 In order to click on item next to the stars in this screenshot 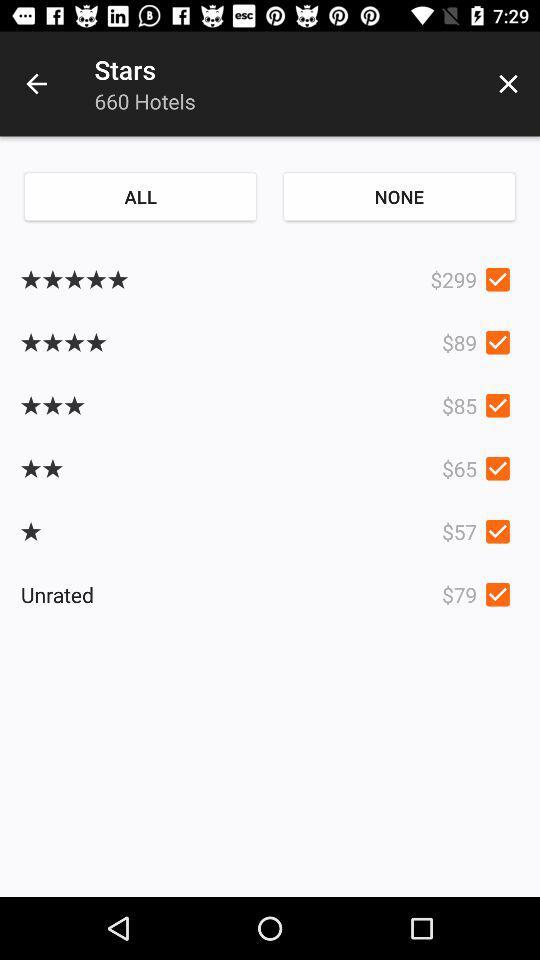, I will do `click(36, 84)`.